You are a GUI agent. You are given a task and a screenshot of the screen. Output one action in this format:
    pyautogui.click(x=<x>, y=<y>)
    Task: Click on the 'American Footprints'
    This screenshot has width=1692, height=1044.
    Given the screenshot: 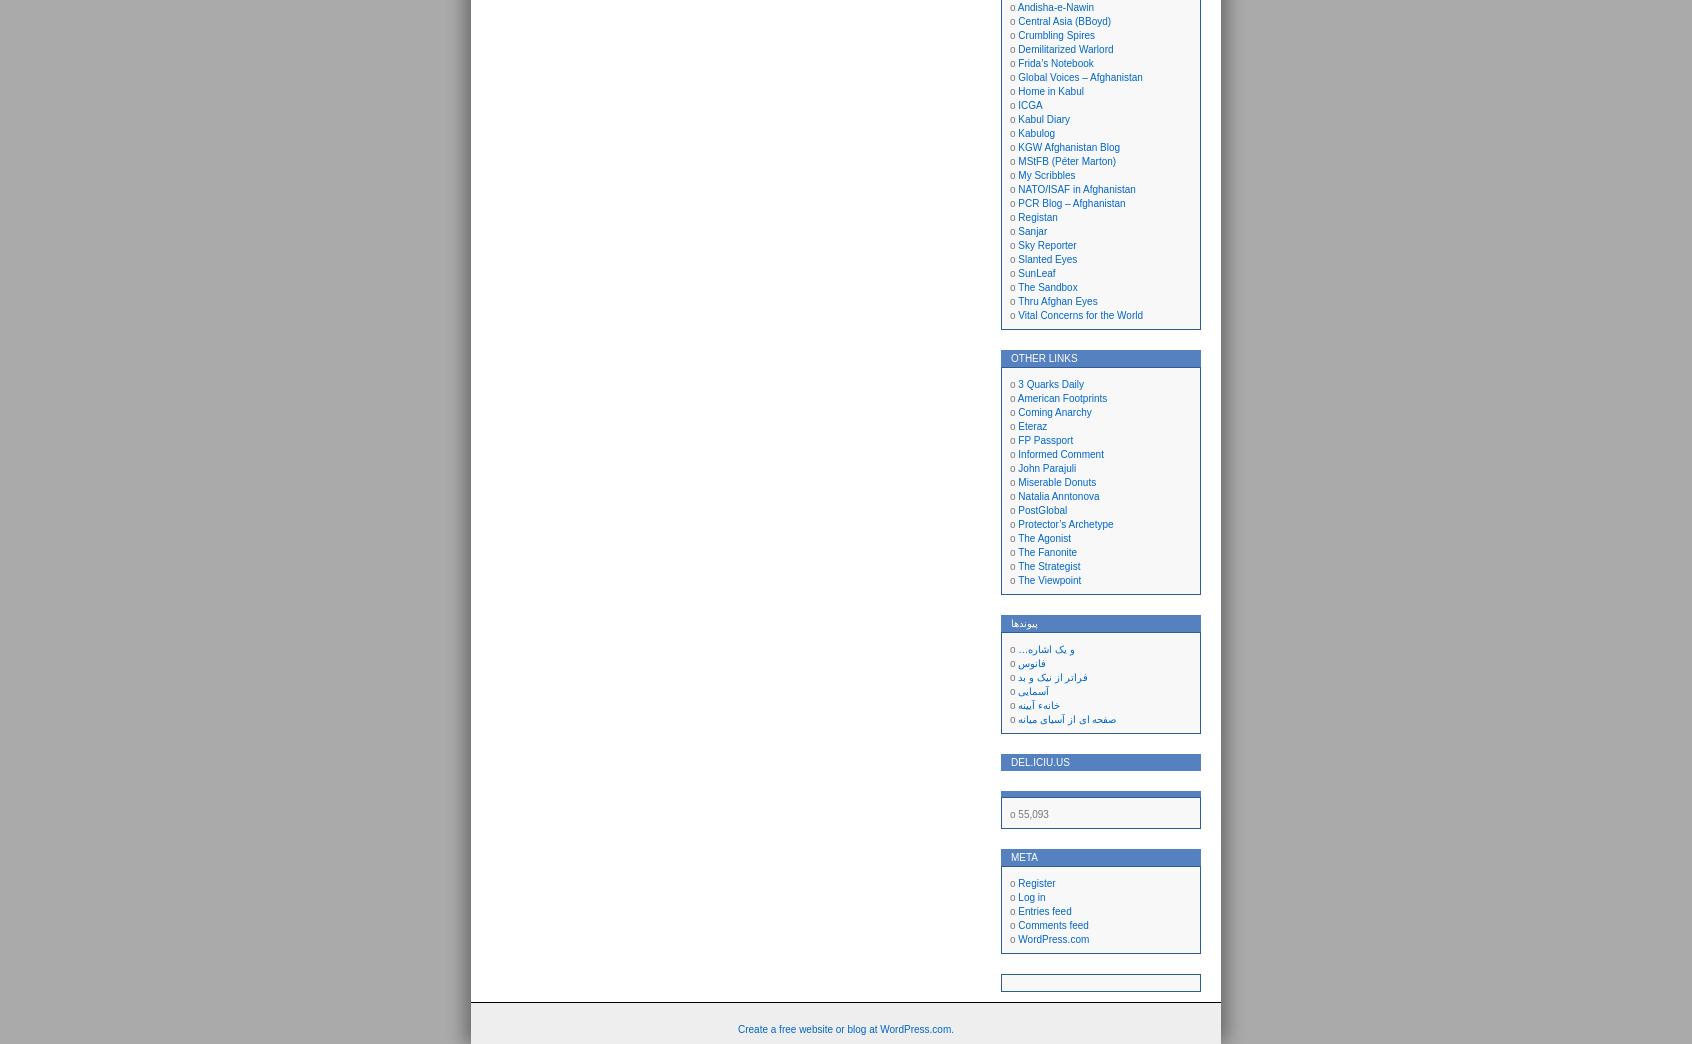 What is the action you would take?
    pyautogui.click(x=1016, y=397)
    